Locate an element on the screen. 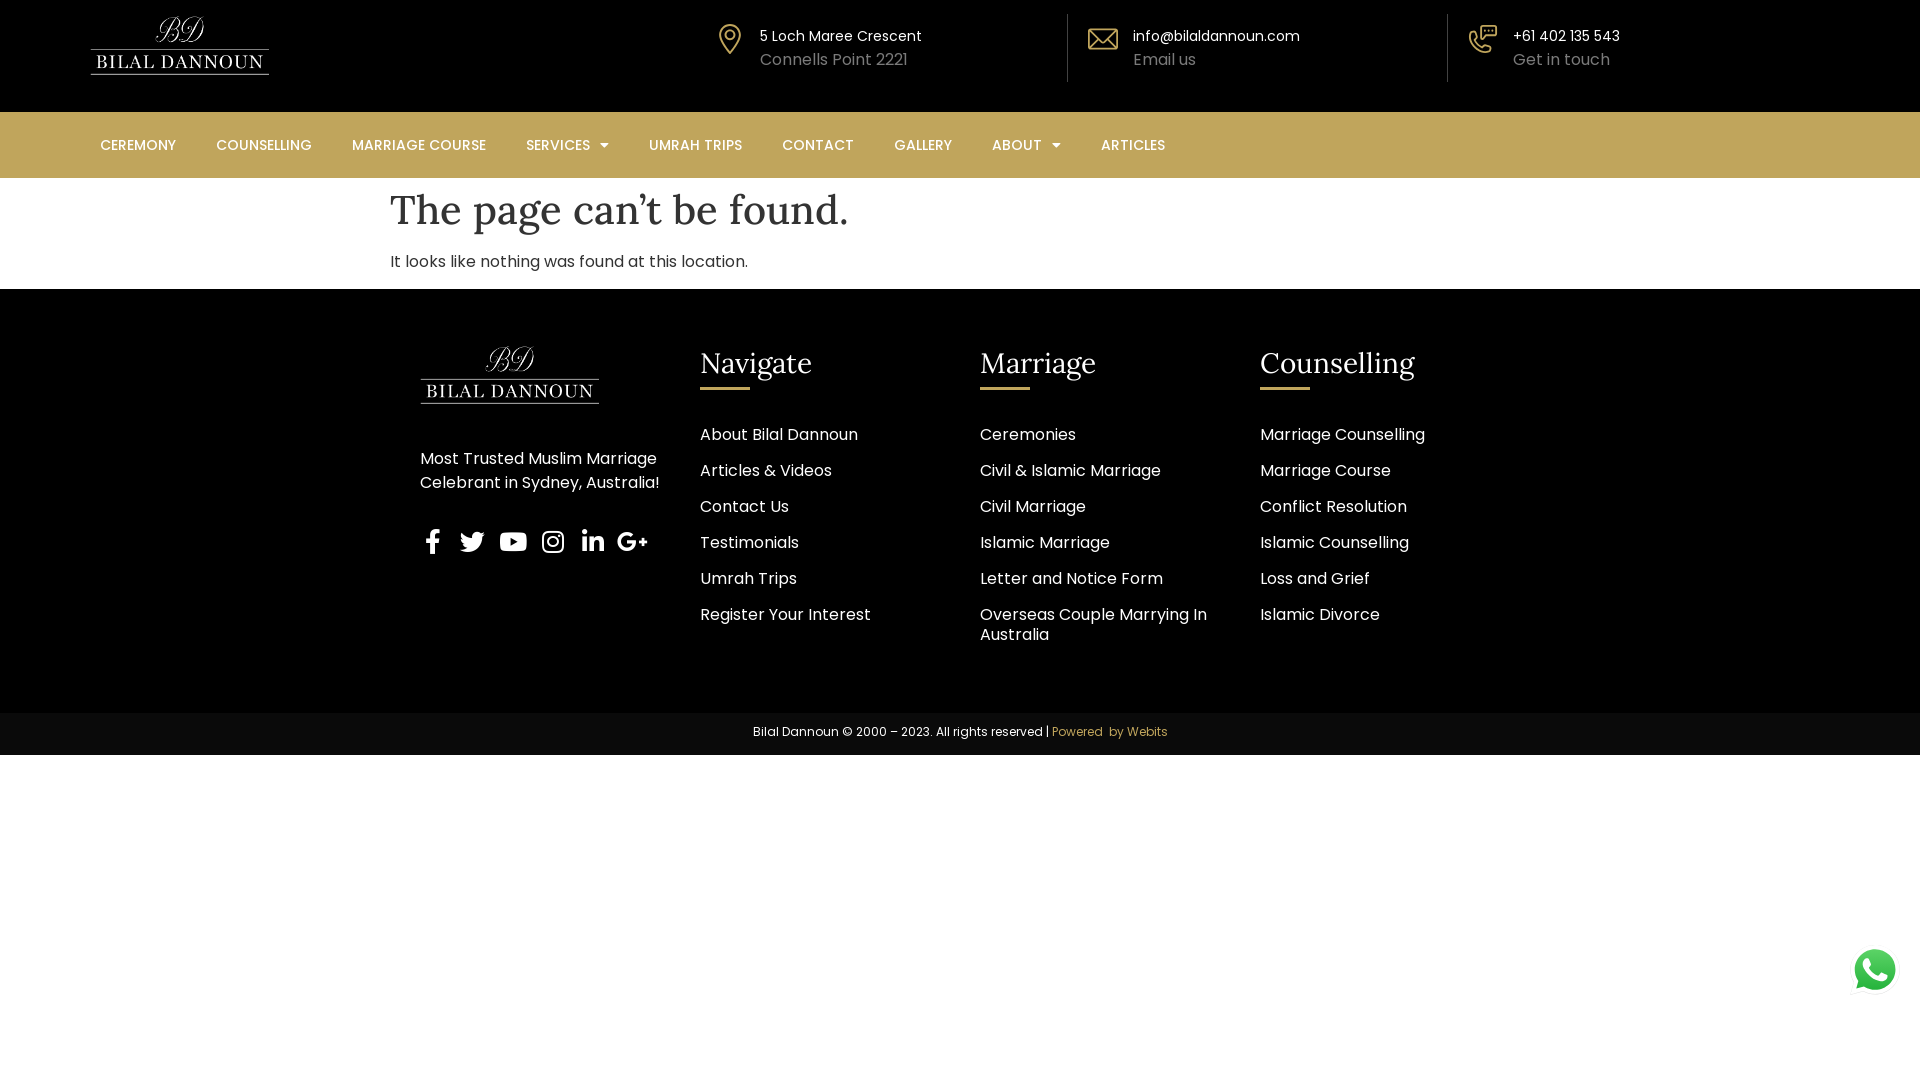  'Islamic Divorce' is located at coordinates (1379, 613).